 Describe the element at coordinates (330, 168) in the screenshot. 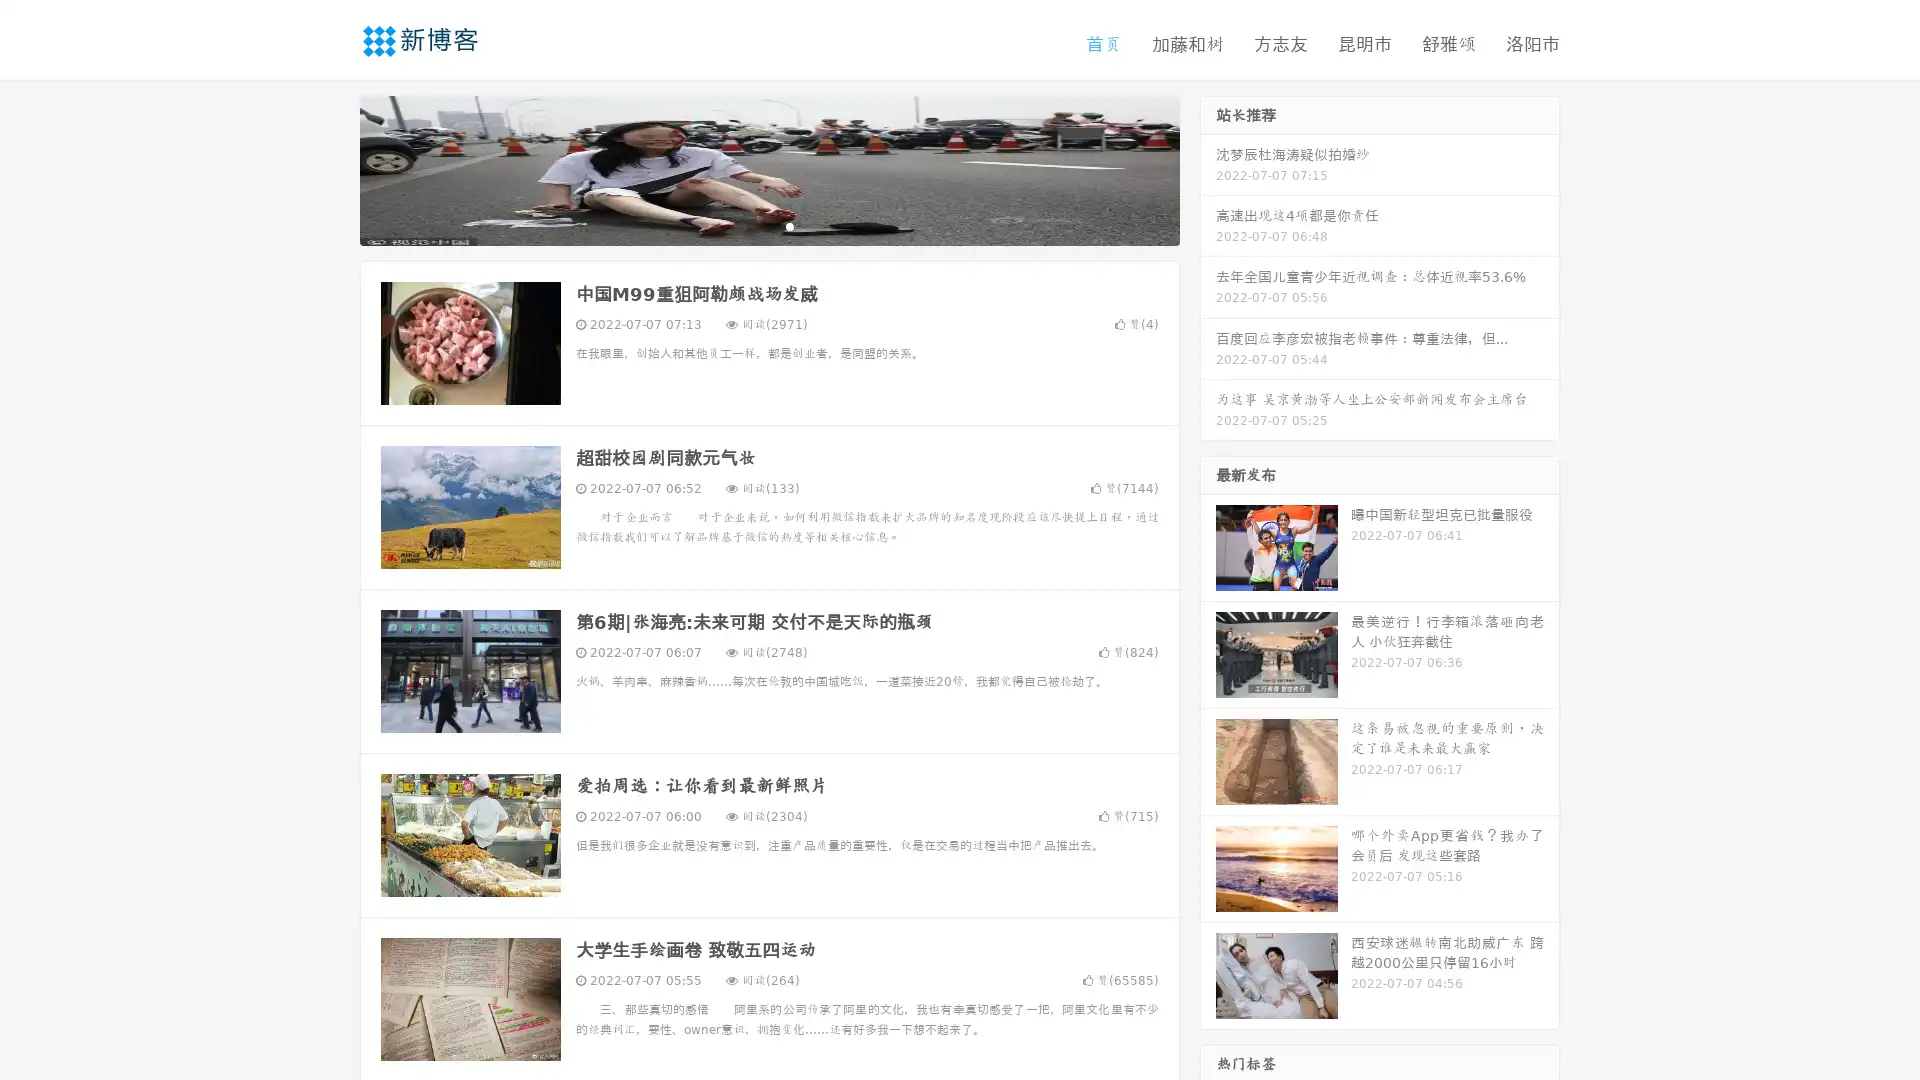

I see `Previous slide` at that location.